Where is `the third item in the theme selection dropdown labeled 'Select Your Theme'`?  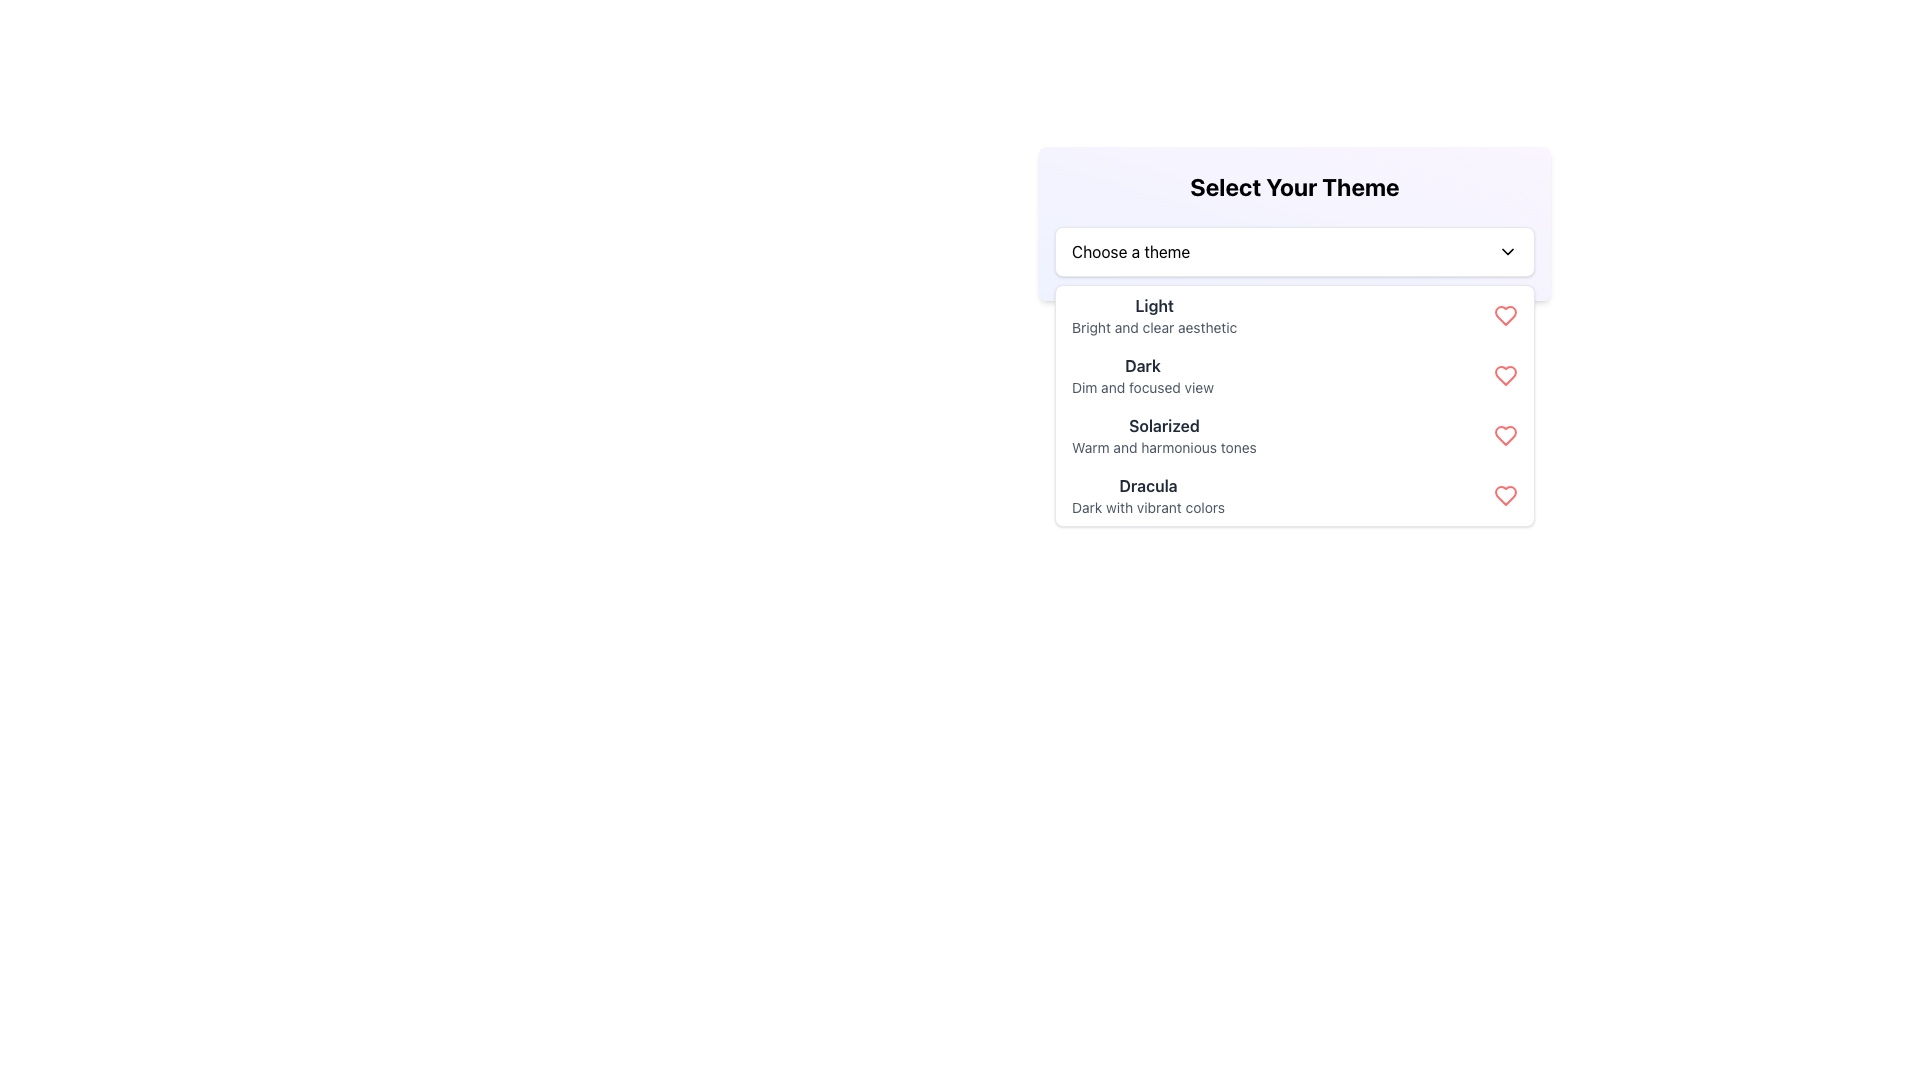 the third item in the theme selection dropdown labeled 'Select Your Theme' is located at coordinates (1148, 495).